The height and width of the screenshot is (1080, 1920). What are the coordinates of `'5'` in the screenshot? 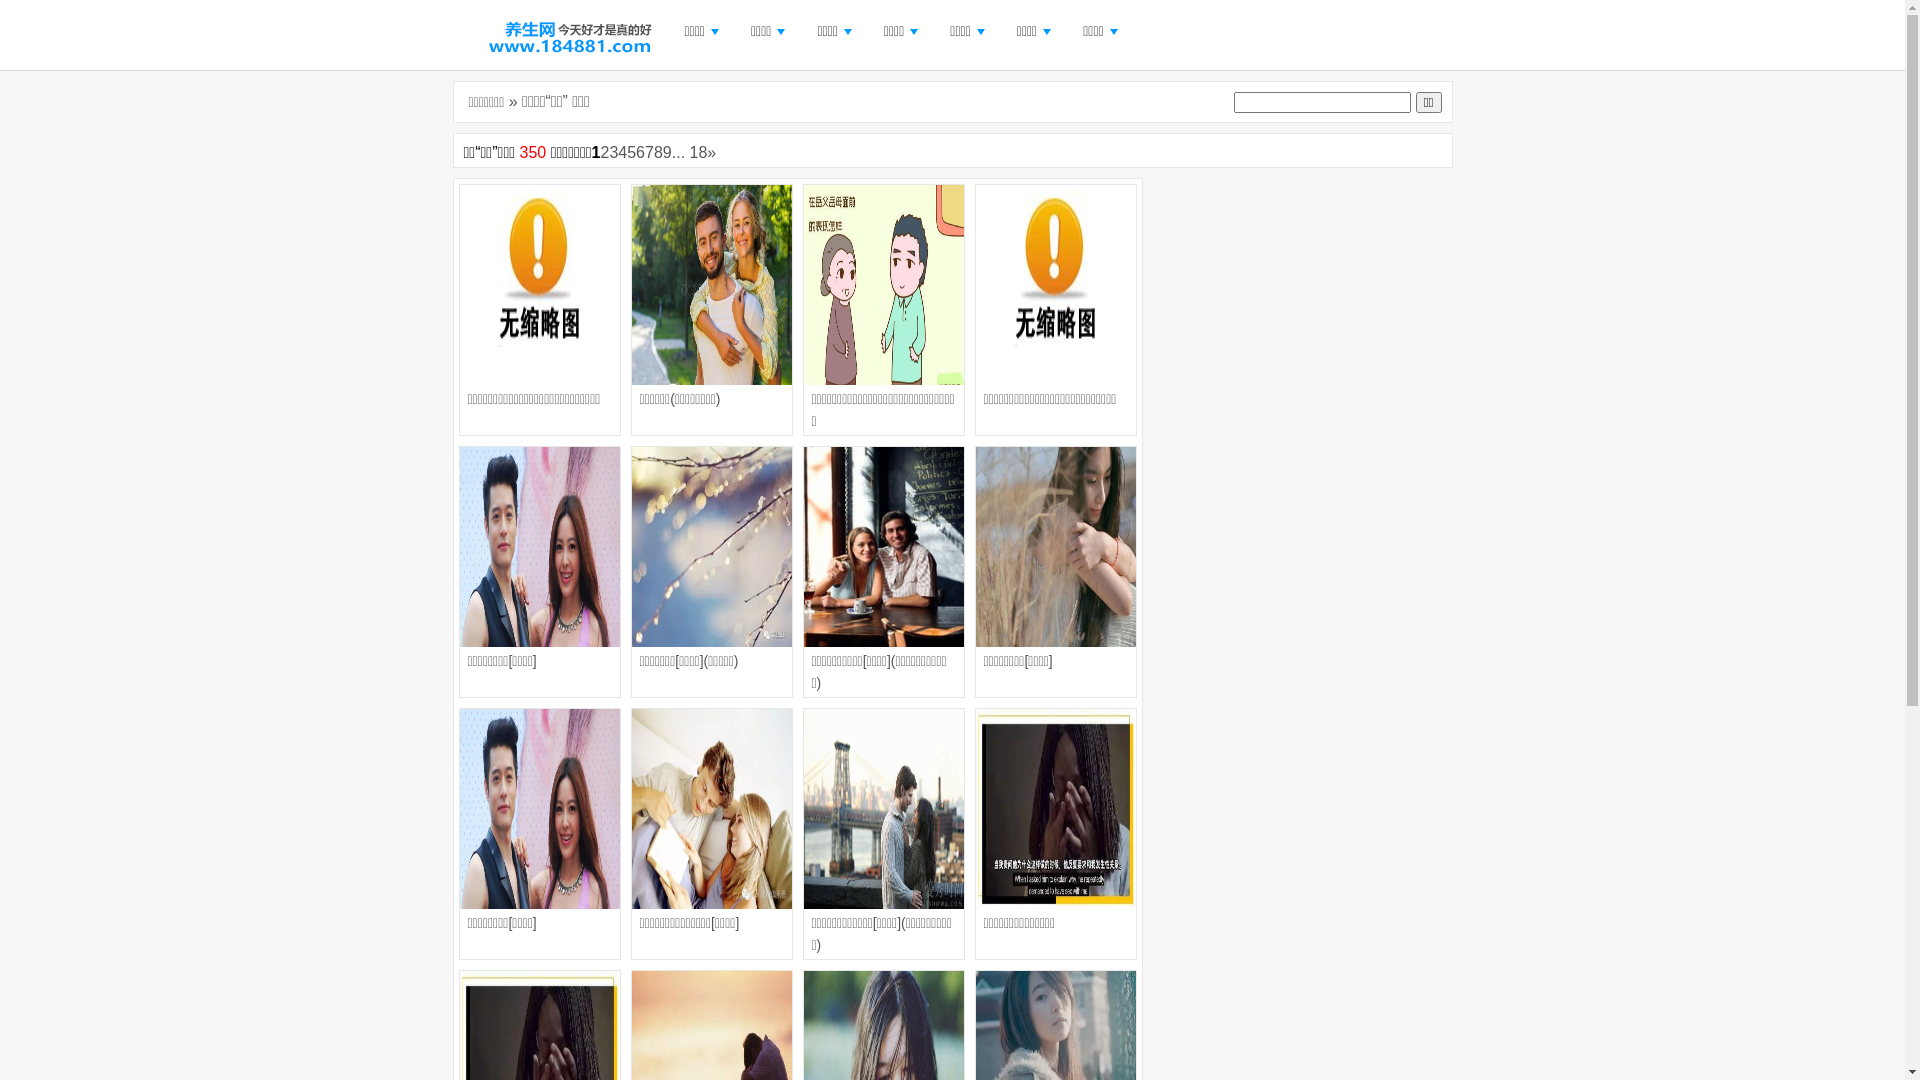 It's located at (630, 151).